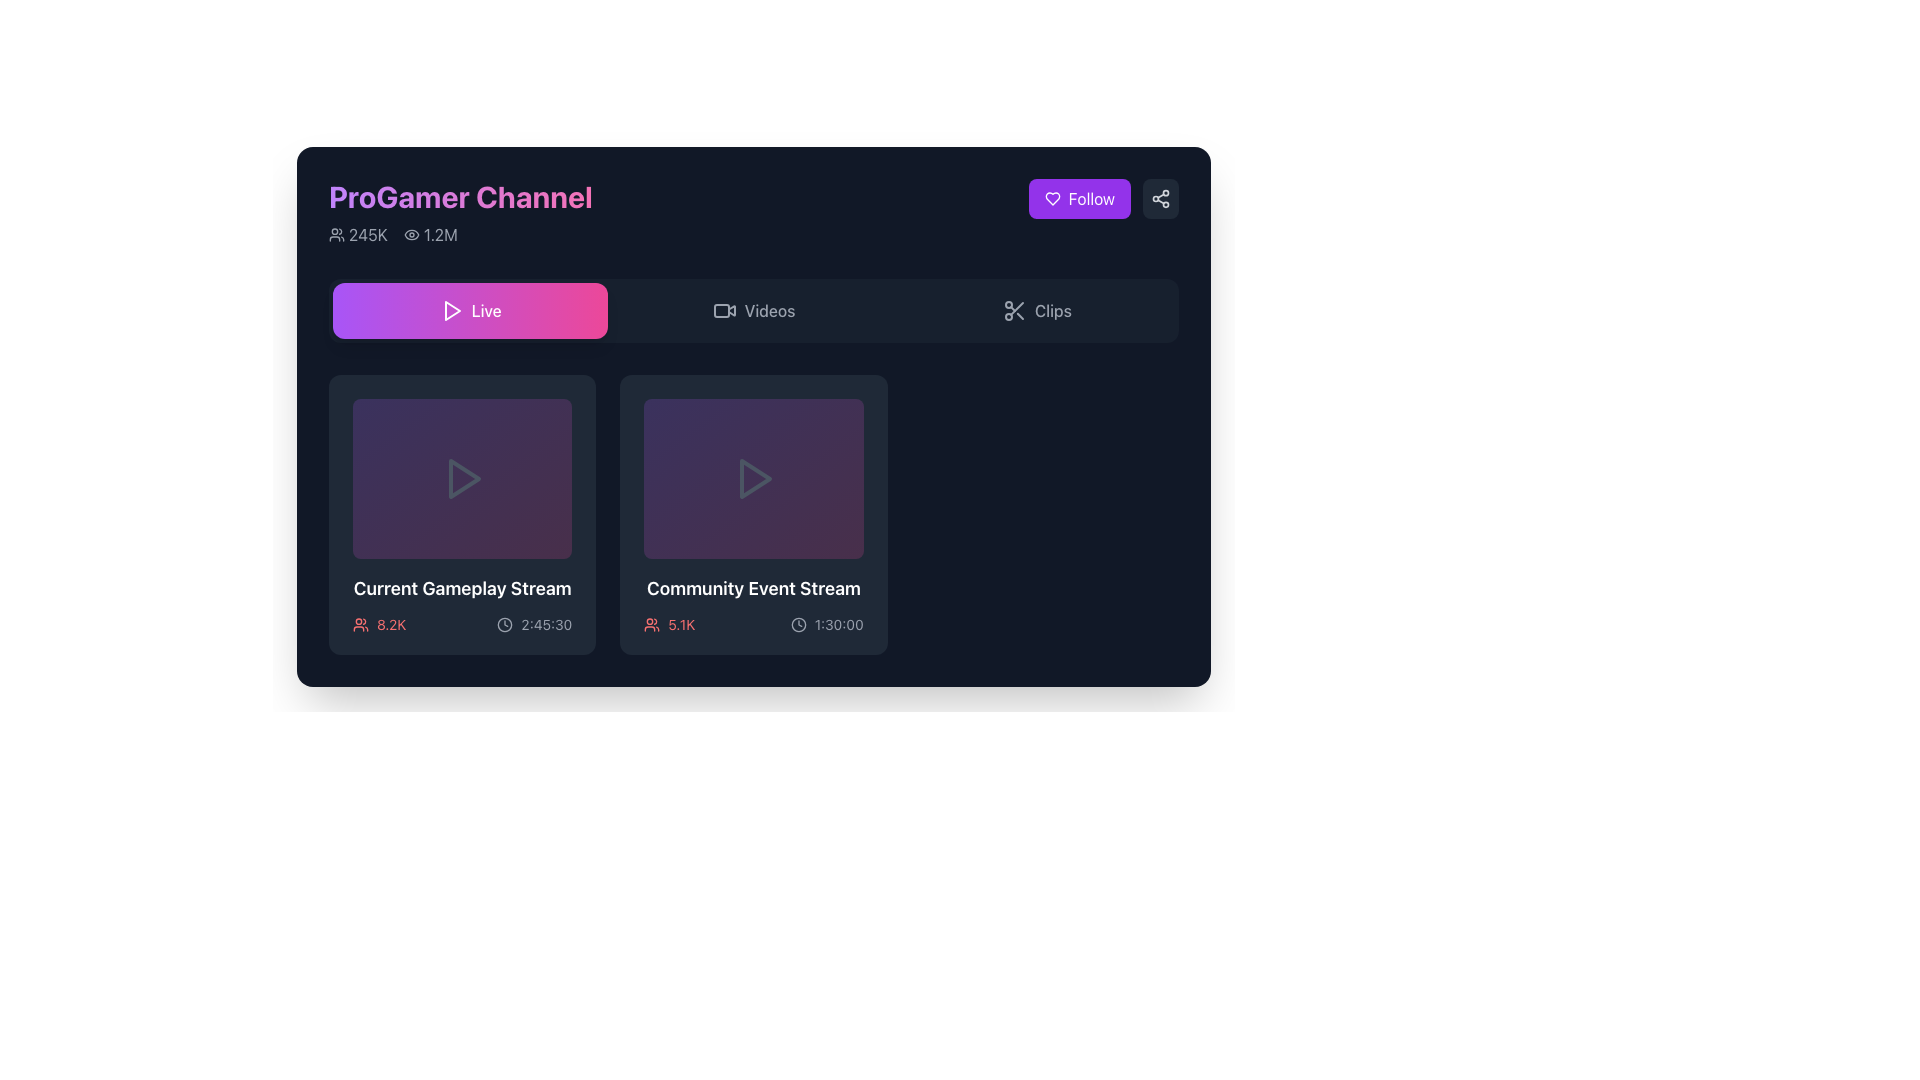 The image size is (1920, 1080). What do you see at coordinates (839, 623) in the screenshot?
I see `text content from the Text display indicating the duration or time located at the bottom right of the 'Community Event Stream' card, adjacent to the clock icon` at bounding box center [839, 623].